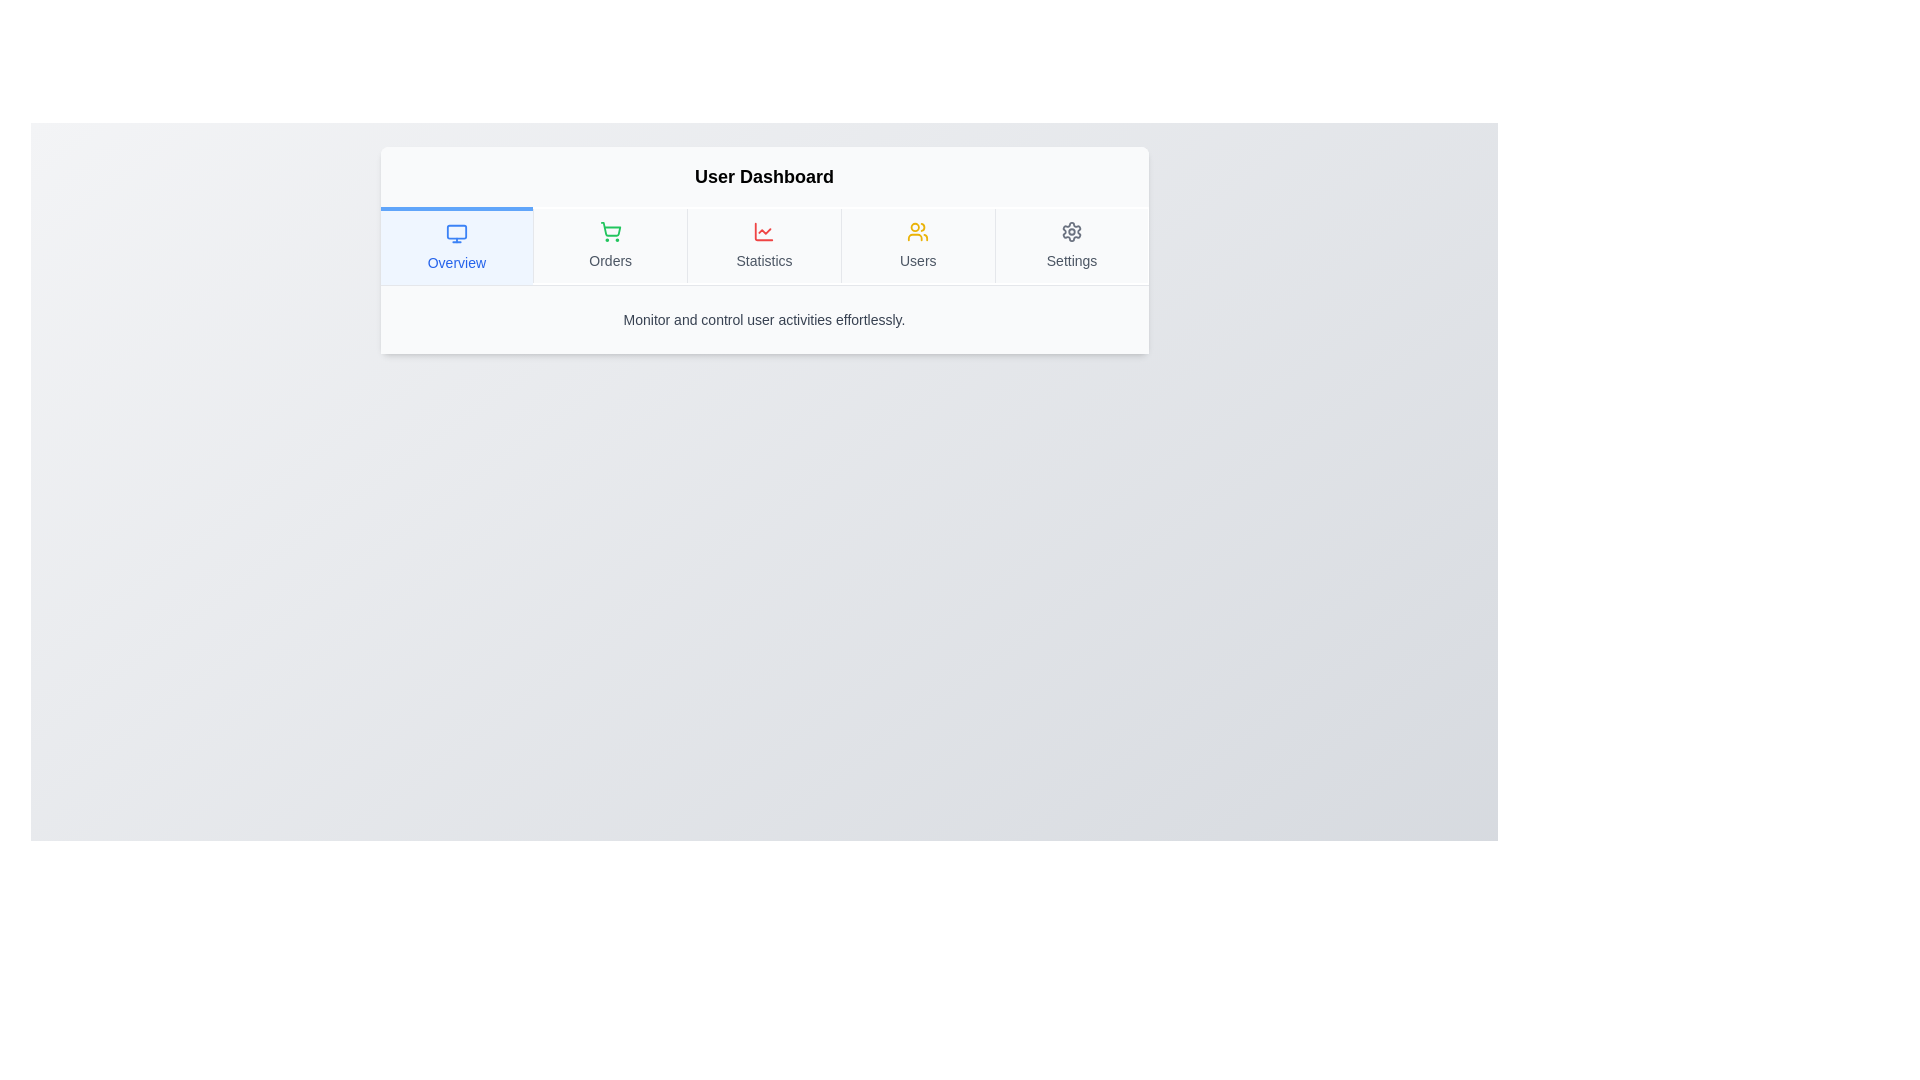 This screenshot has height=1080, width=1920. What do you see at coordinates (455, 231) in the screenshot?
I see `the 'Overview' icon, which is a solid blue rounded rectangle in the navigation menu at the top-left corner of the UI panel` at bounding box center [455, 231].